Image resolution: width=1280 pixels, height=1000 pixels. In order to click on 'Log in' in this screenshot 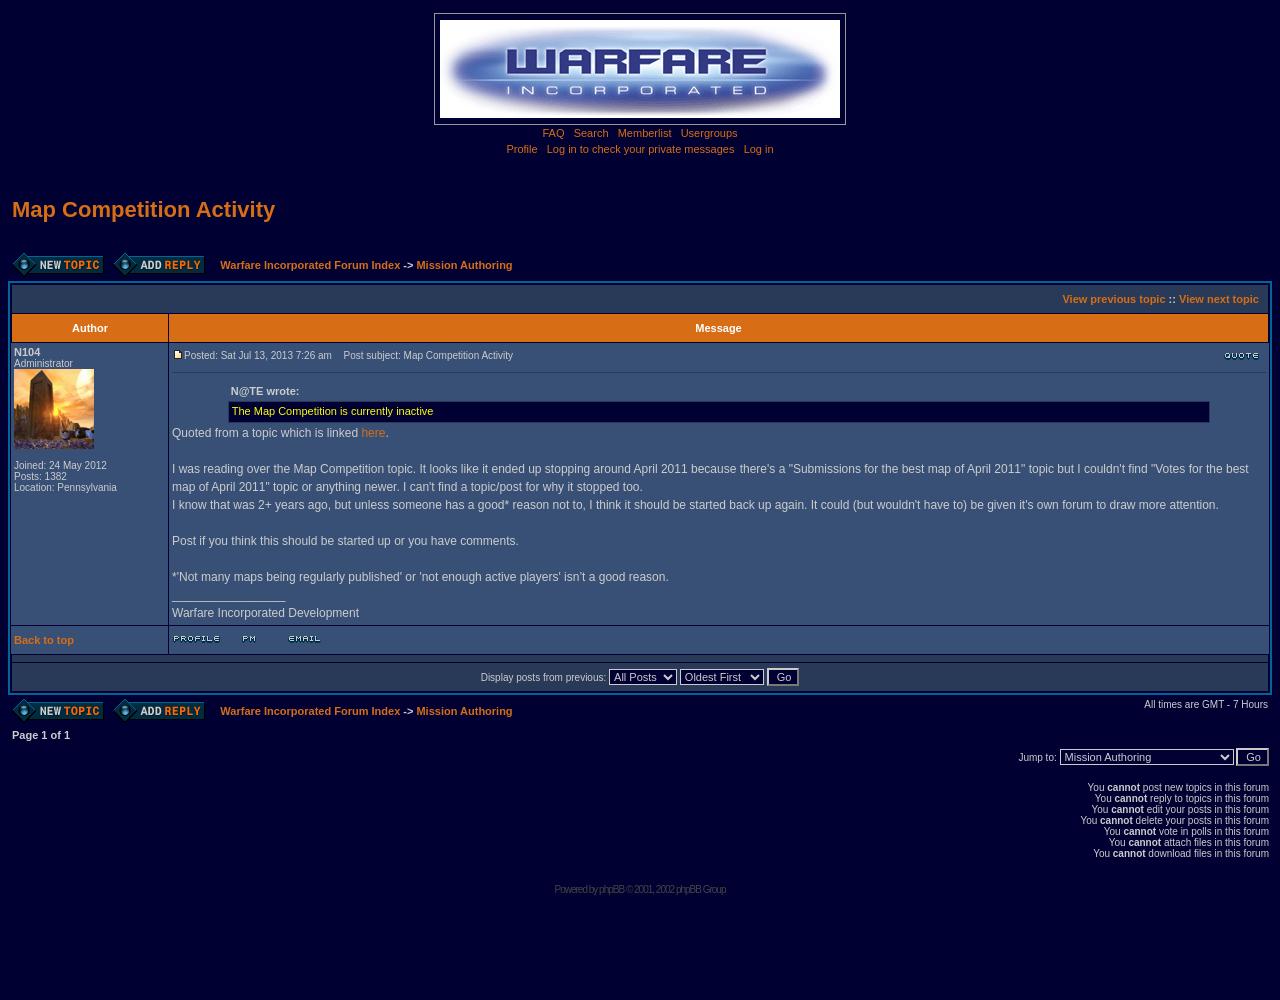, I will do `click(757, 149)`.